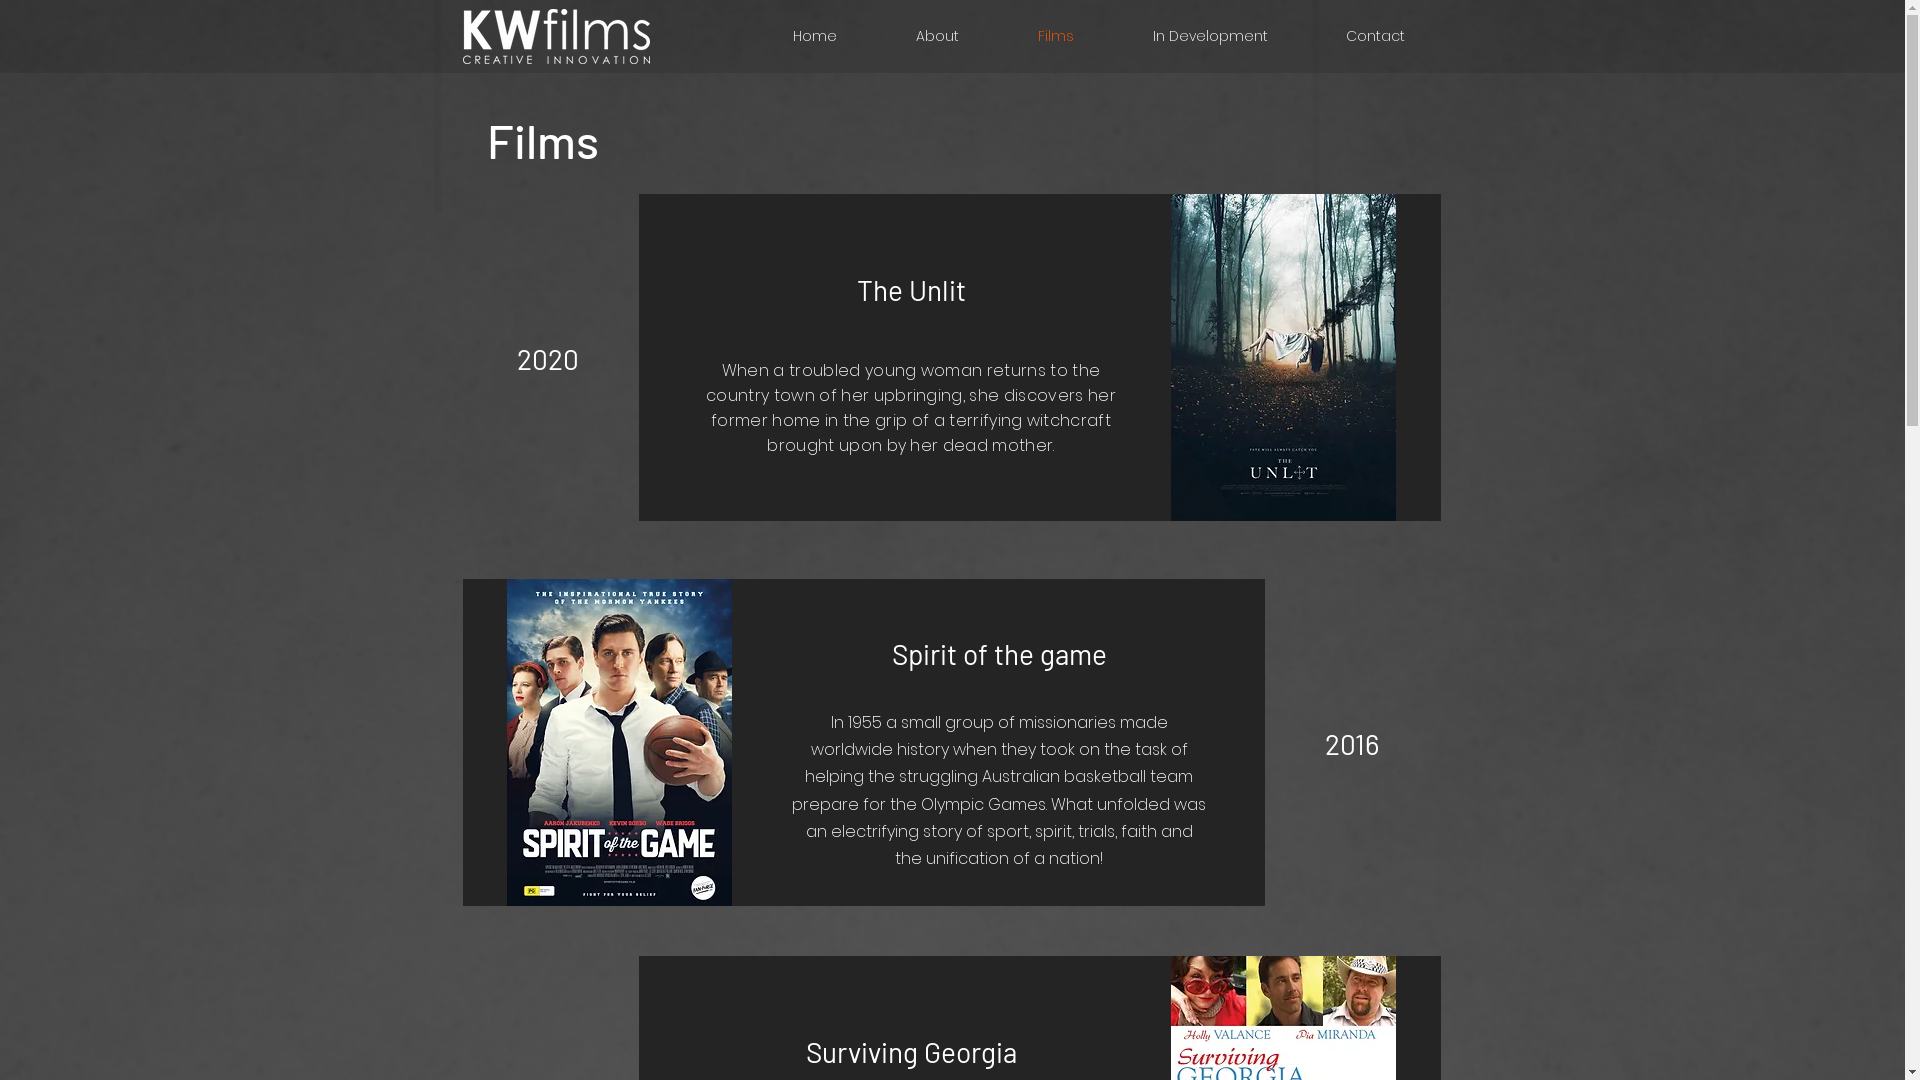  Describe the element at coordinates (1373, 35) in the screenshot. I see `'Contact'` at that location.